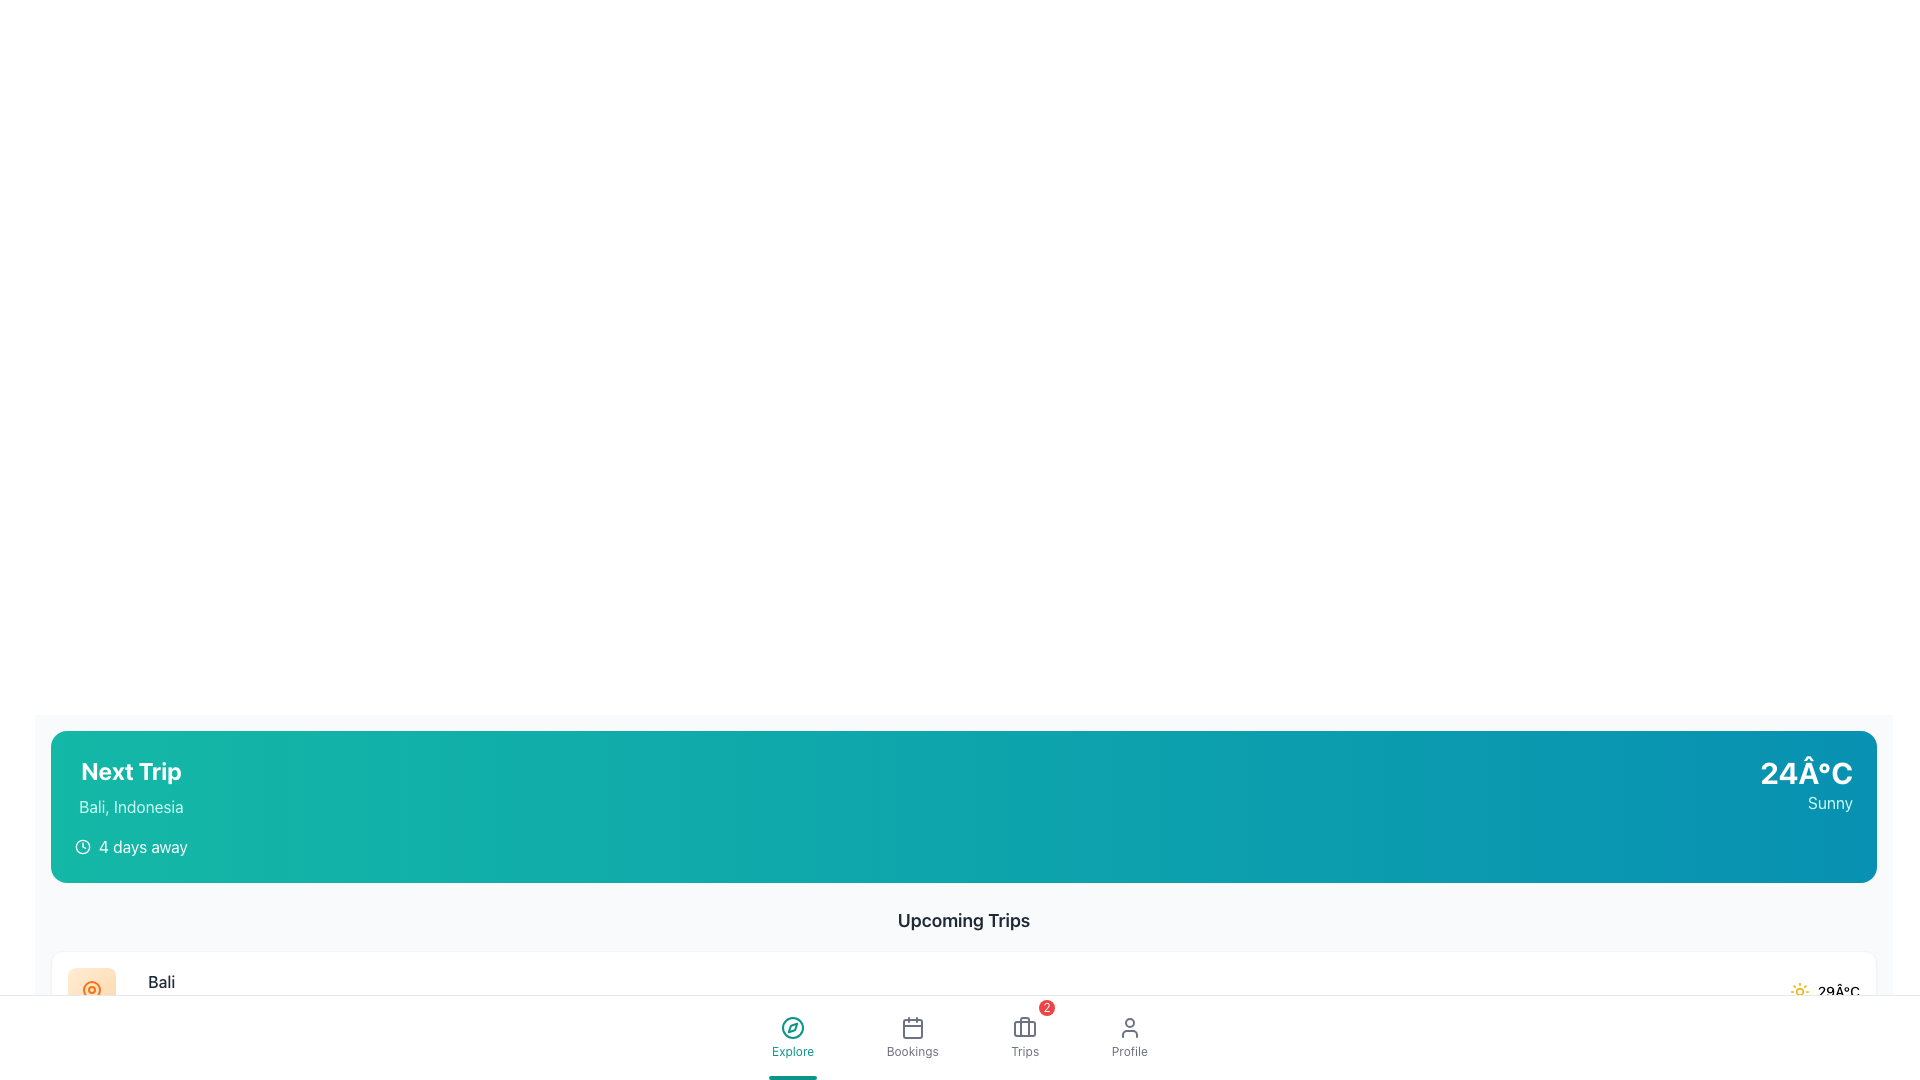 The image size is (1920, 1080). What do you see at coordinates (1046, 1007) in the screenshot?
I see `the notification badge located at the top-right corner of the 'Trips' icon in the bottom navigation bar` at bounding box center [1046, 1007].